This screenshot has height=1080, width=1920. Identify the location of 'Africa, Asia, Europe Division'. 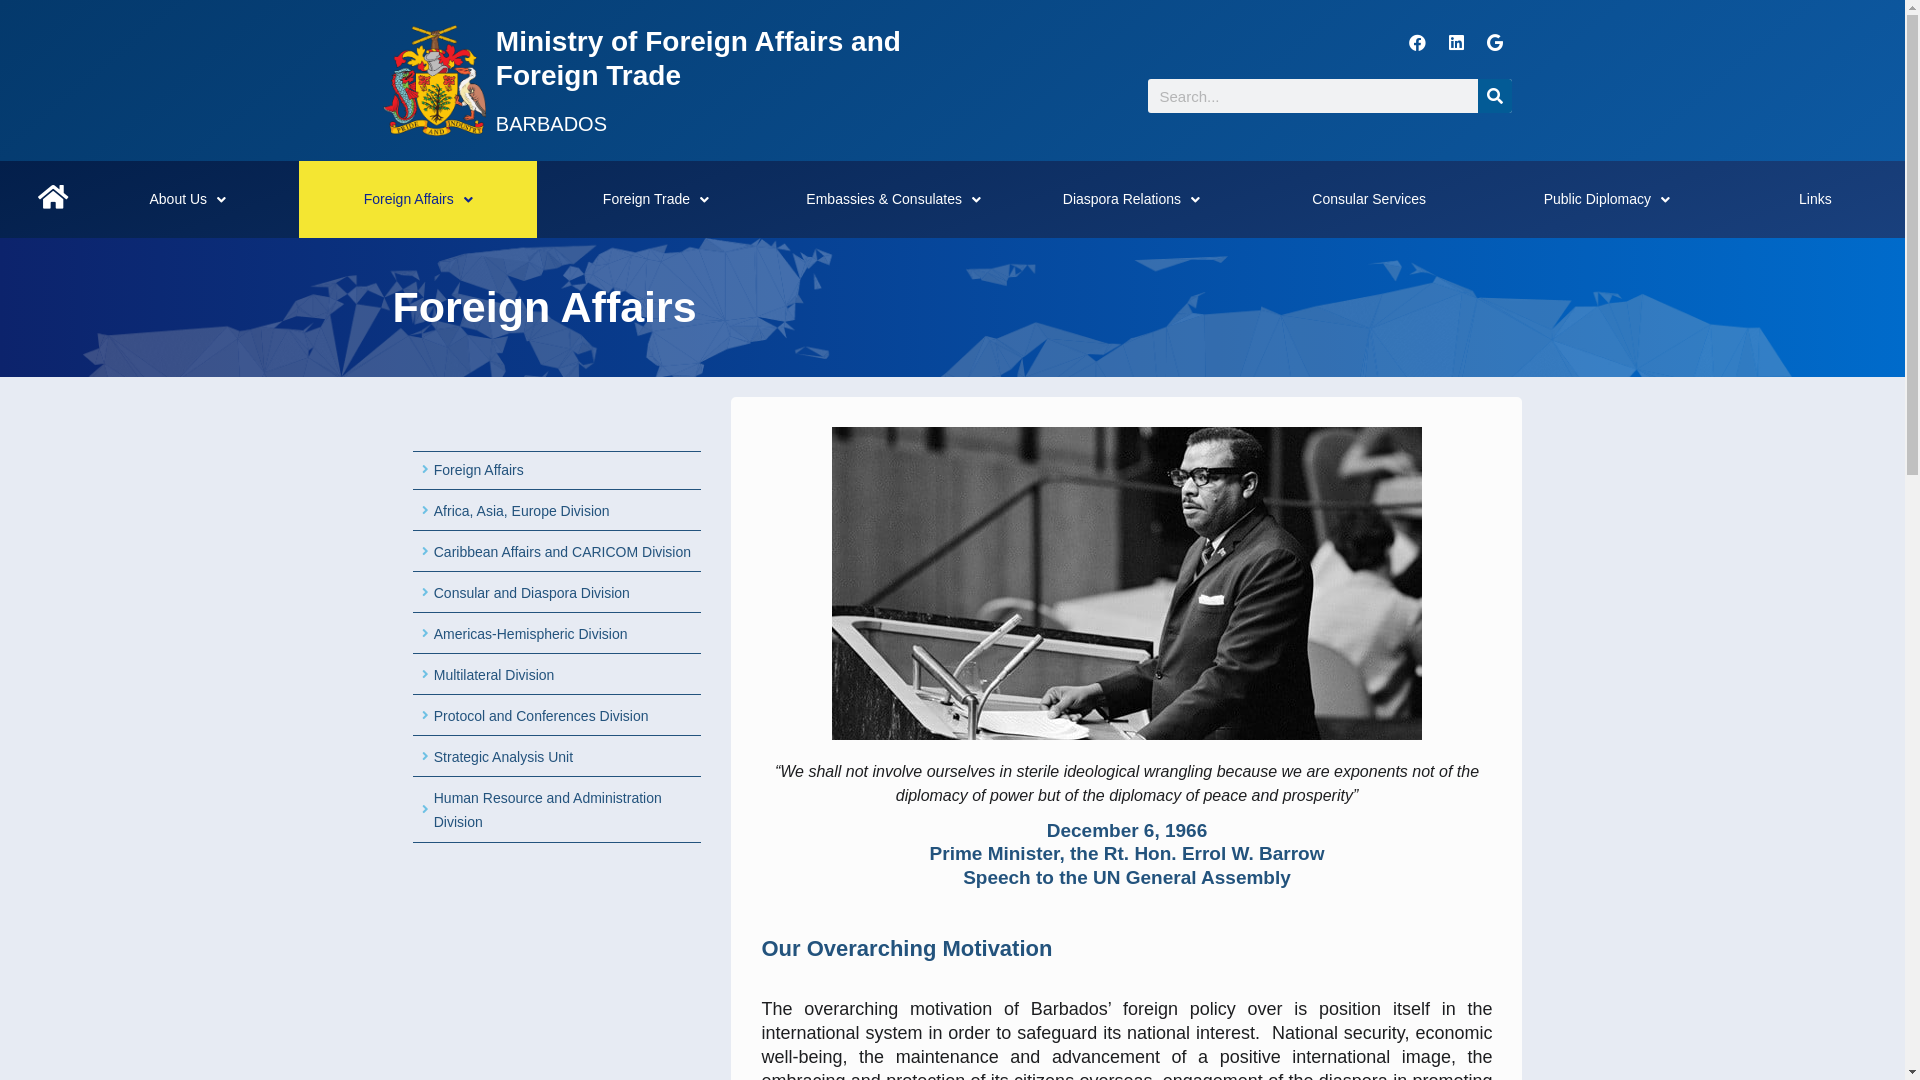
(556, 509).